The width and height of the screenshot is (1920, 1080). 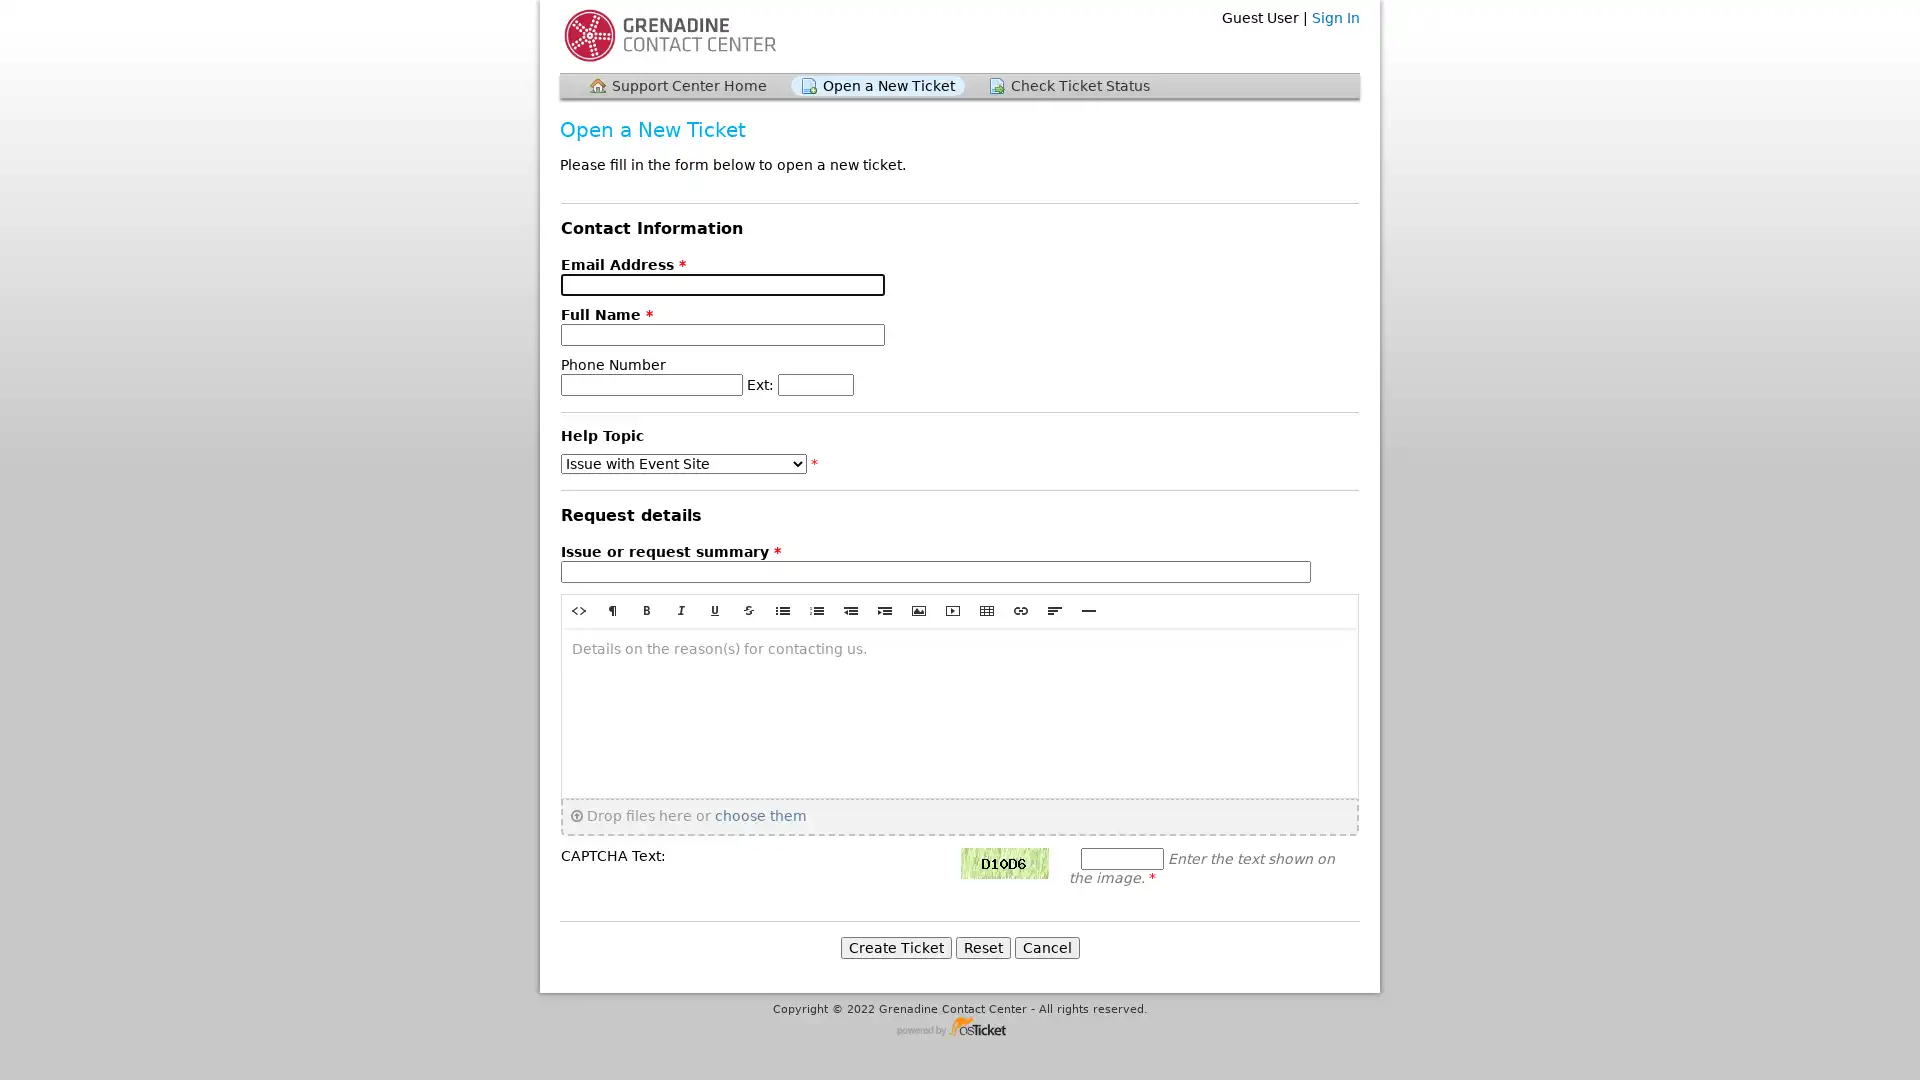 I want to click on Underline, so click(x=715, y=609).